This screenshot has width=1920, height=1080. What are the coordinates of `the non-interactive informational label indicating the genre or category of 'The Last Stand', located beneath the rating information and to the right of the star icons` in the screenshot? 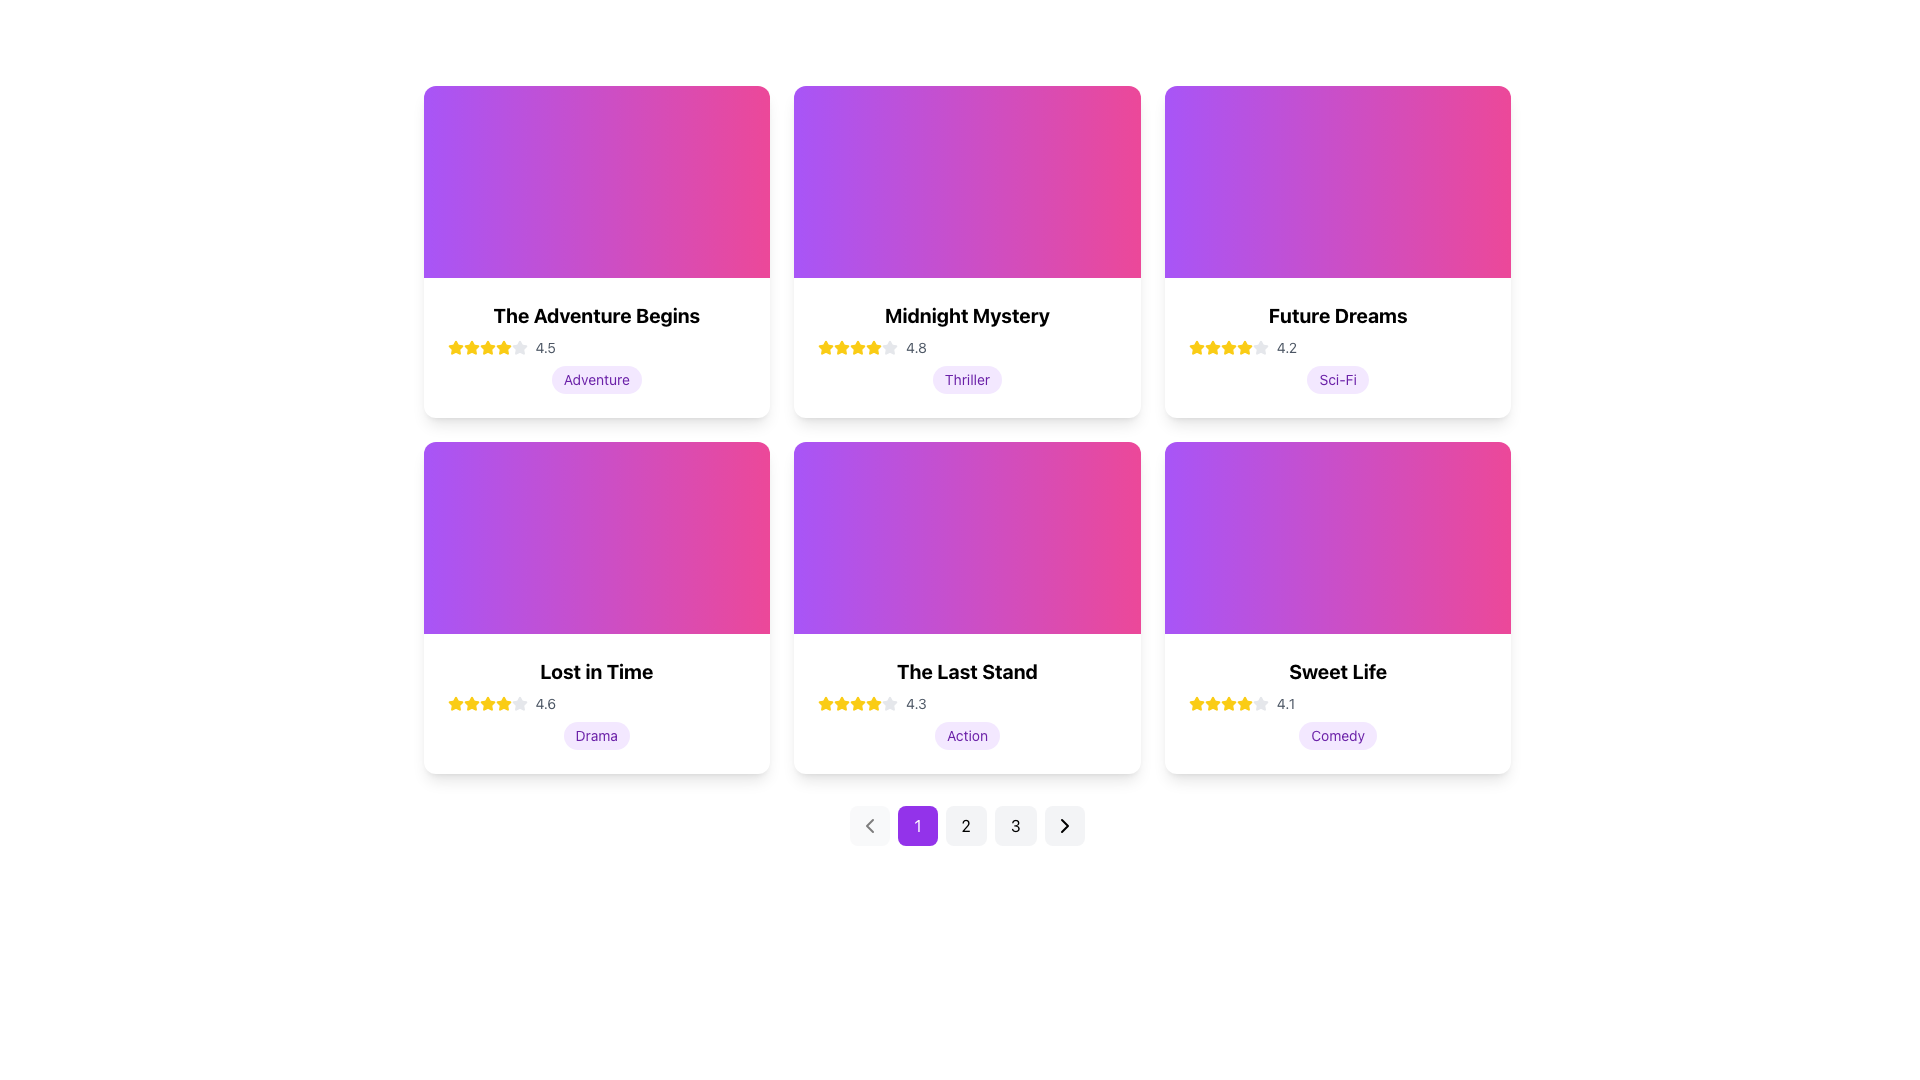 It's located at (967, 736).